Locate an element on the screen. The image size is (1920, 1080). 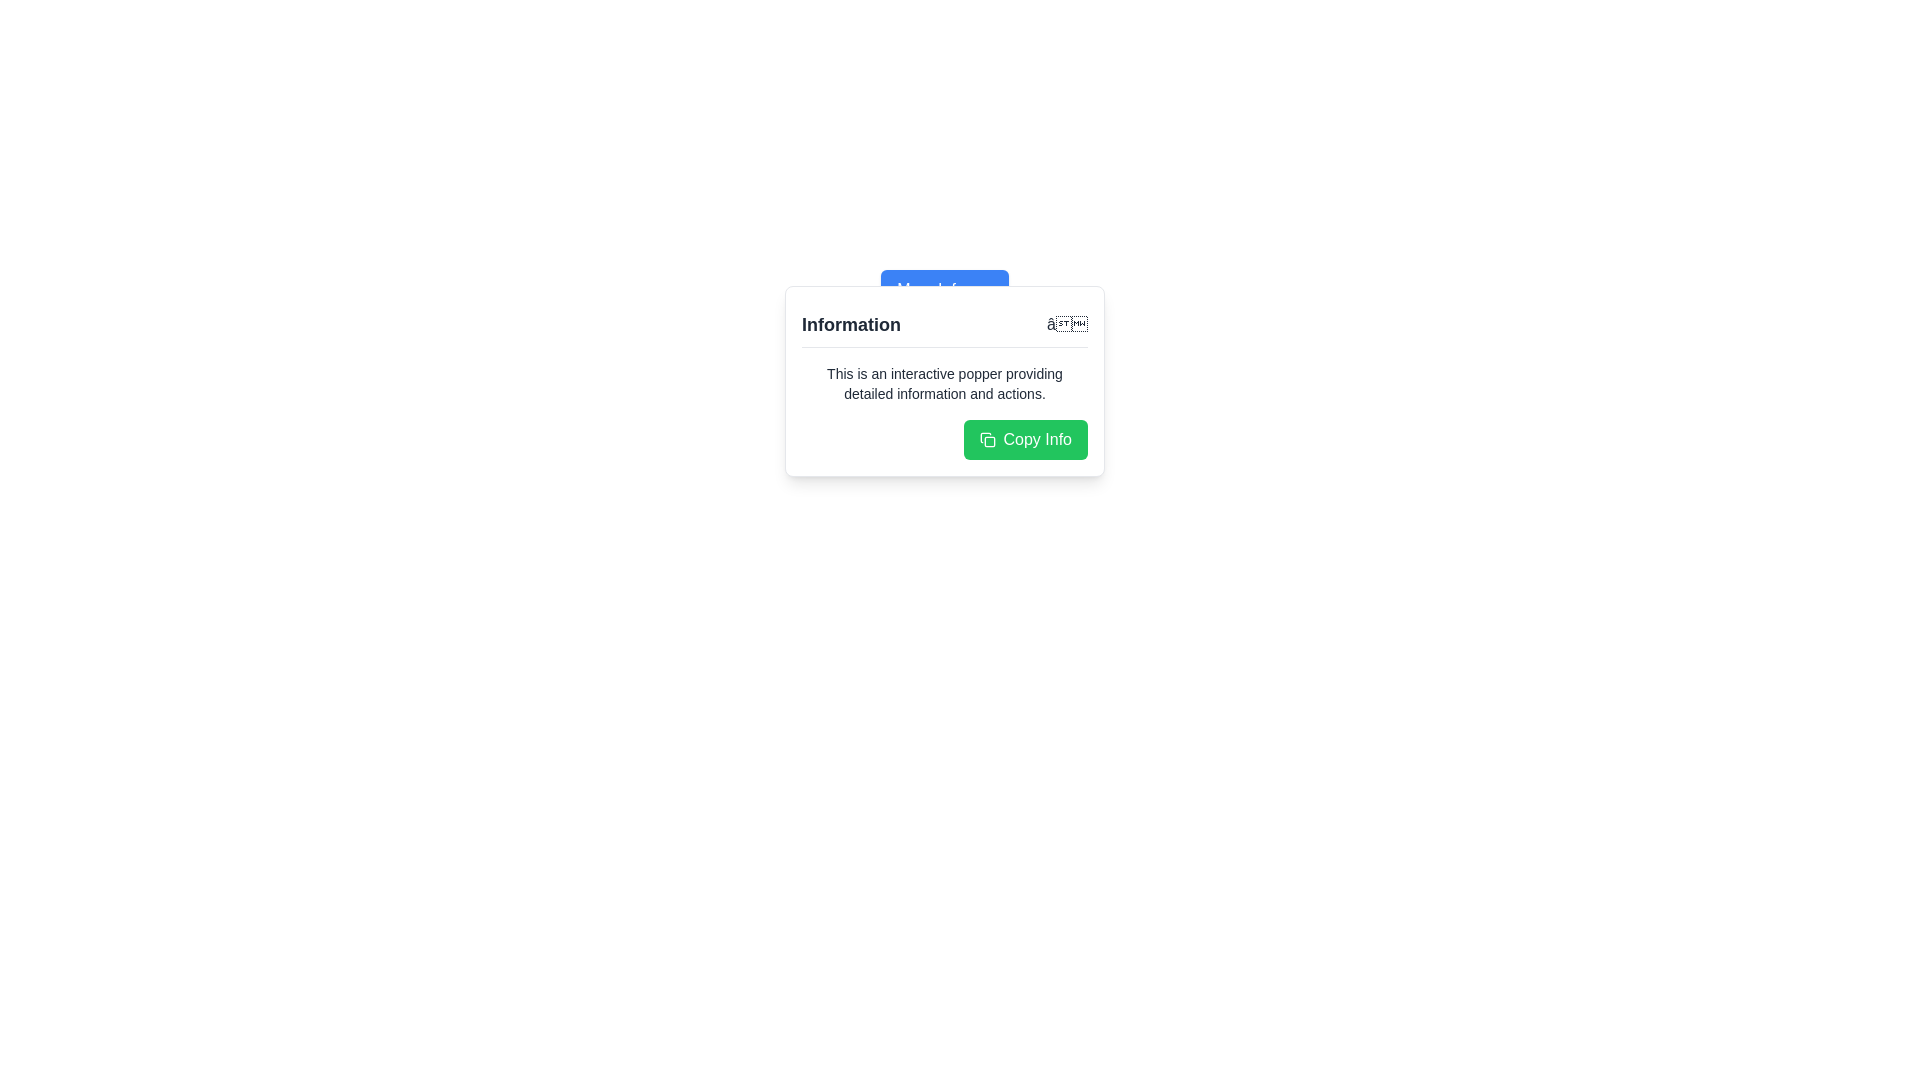
the static text label located in the upper-left portion of a card-like structure, which serves as a non-interactive title or label is located at coordinates (851, 323).